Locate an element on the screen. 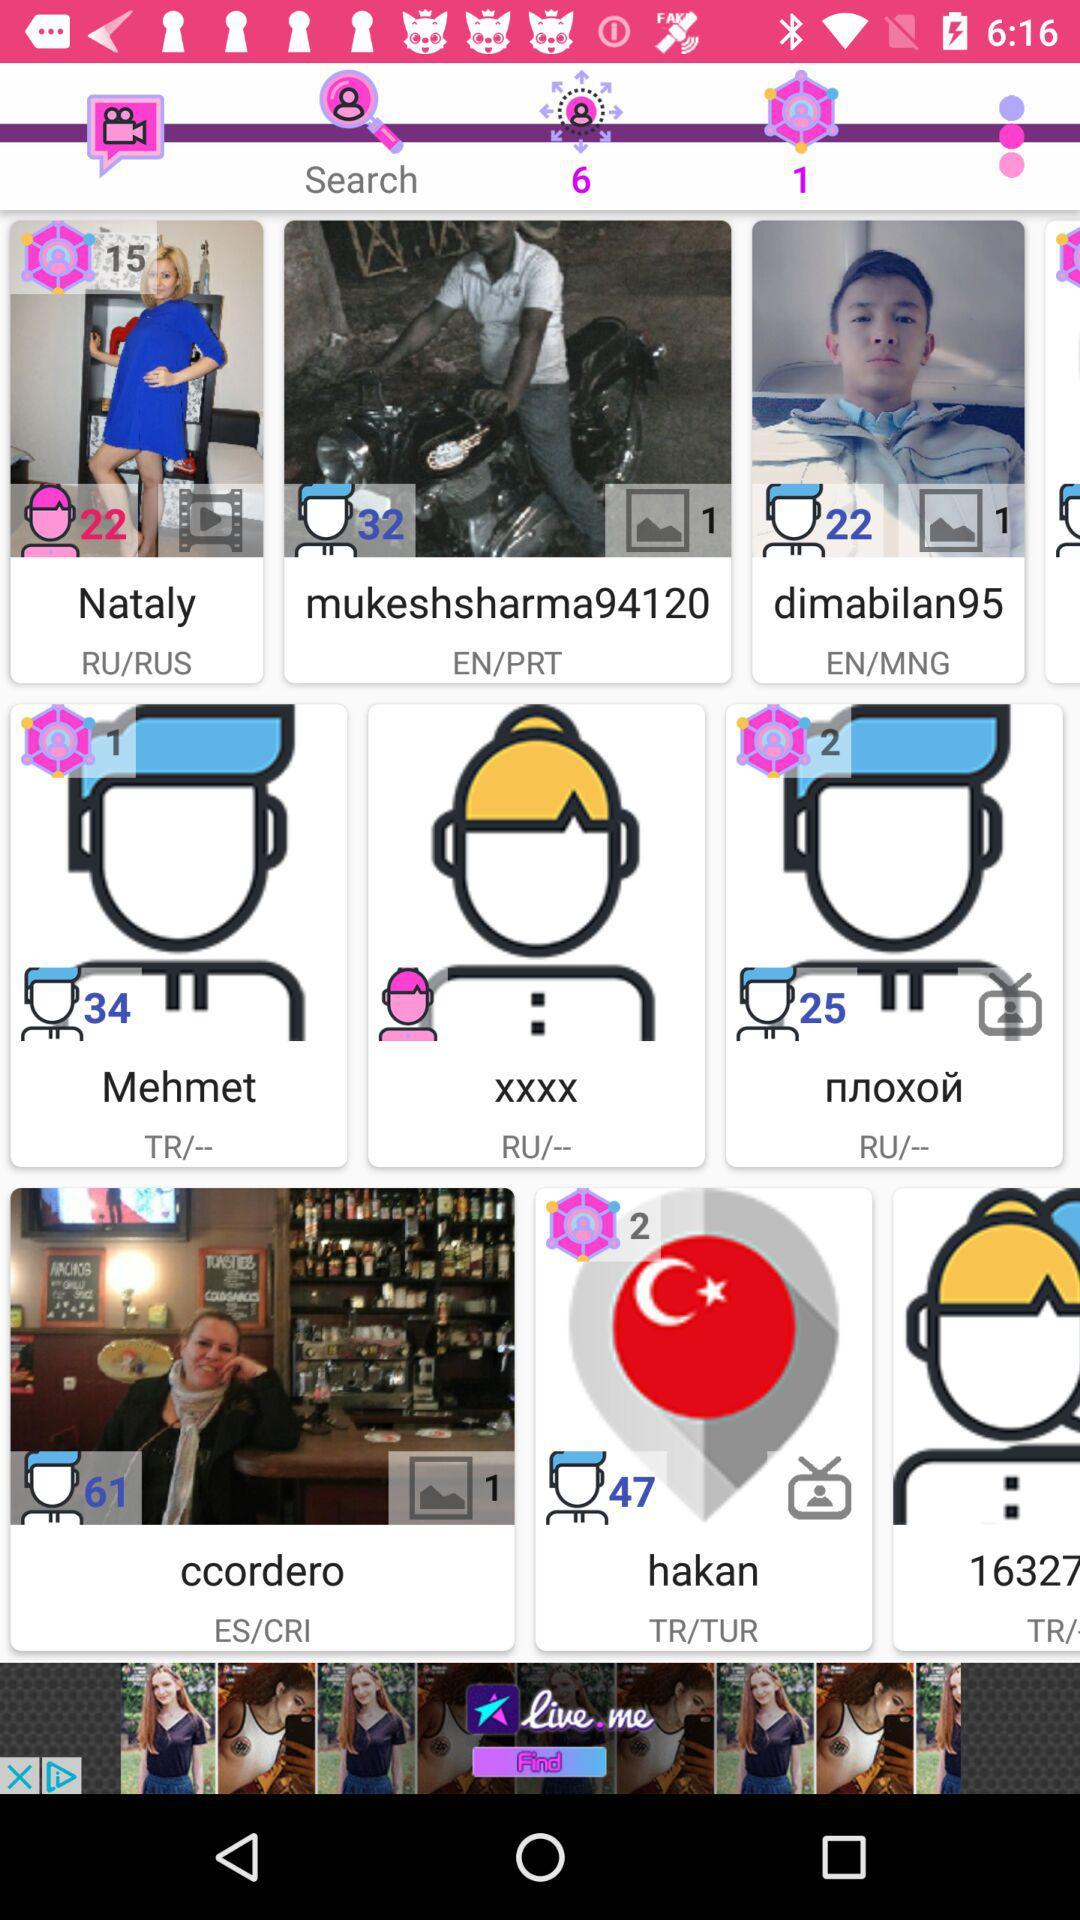  click live me advertisement is located at coordinates (540, 1727).